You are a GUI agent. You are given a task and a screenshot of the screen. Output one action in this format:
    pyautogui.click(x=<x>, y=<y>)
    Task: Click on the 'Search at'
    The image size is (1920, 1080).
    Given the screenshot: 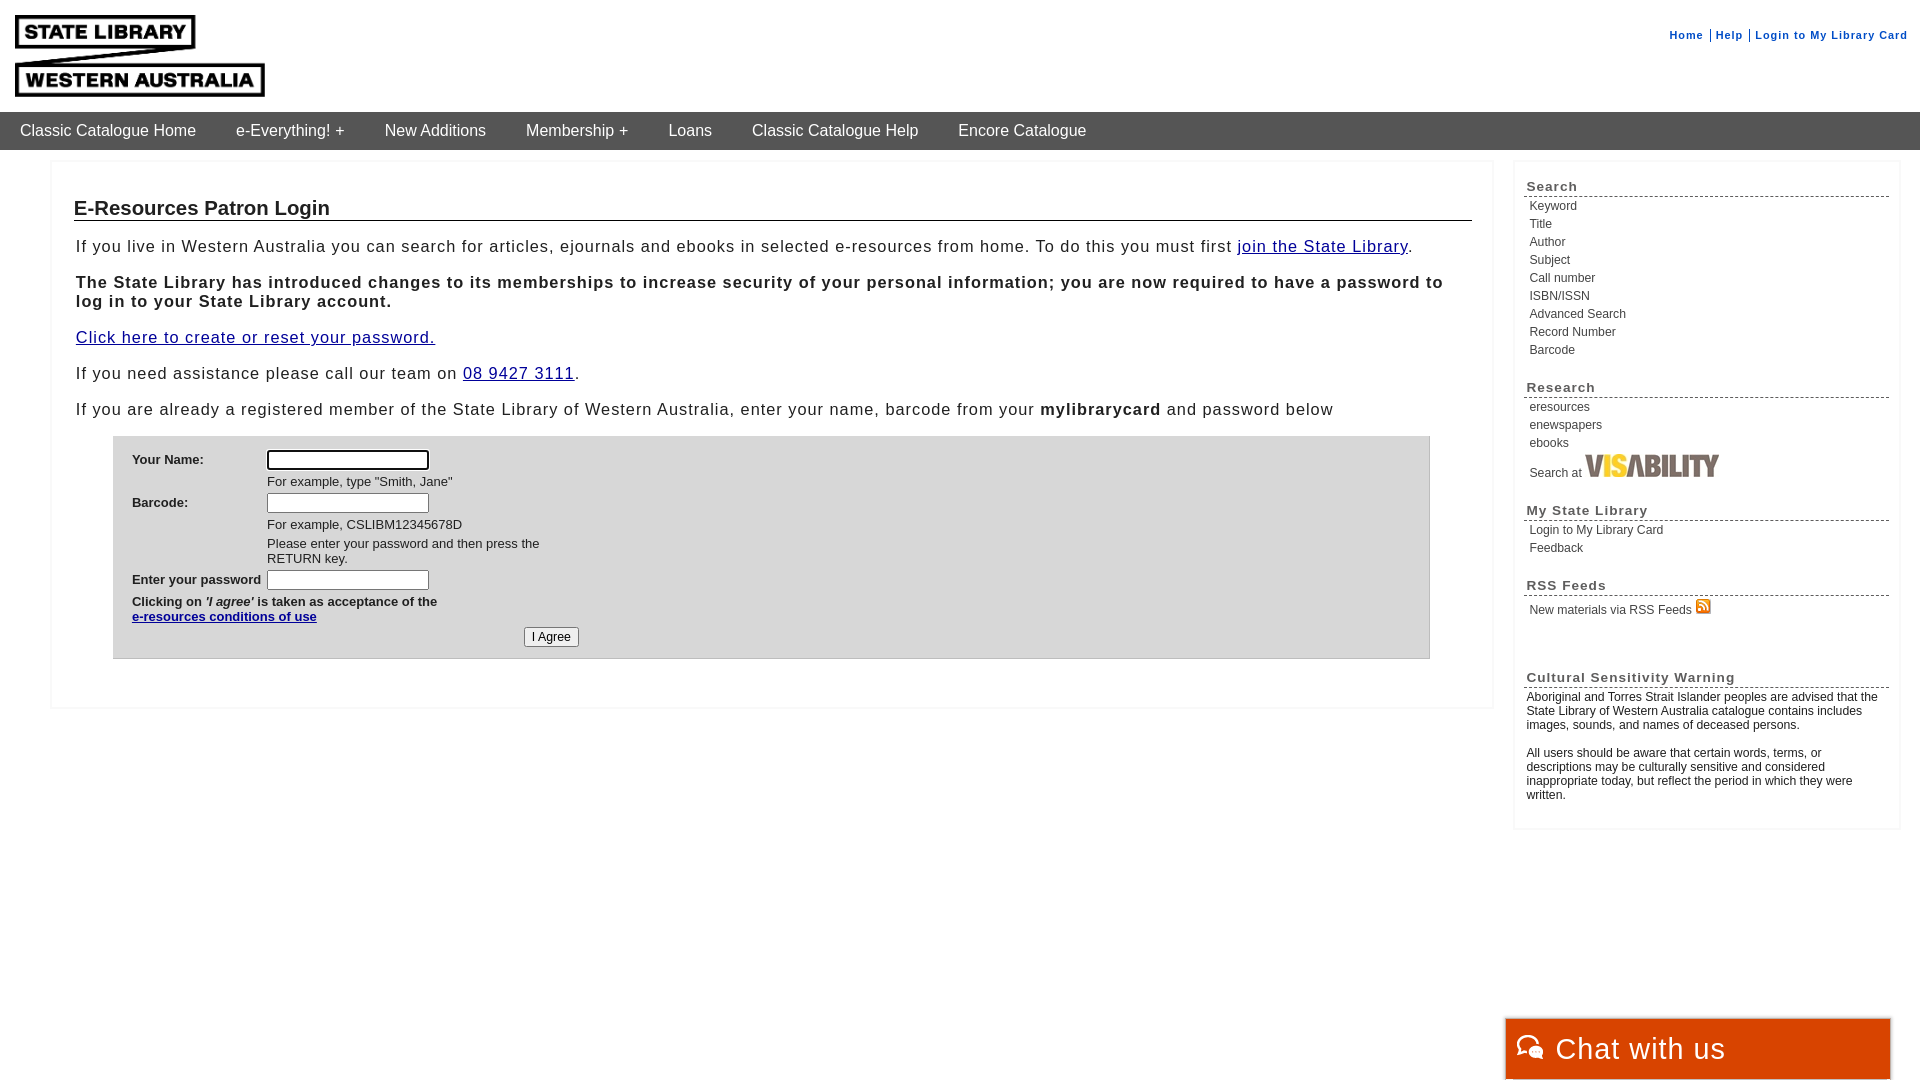 What is the action you would take?
    pyautogui.click(x=1707, y=466)
    